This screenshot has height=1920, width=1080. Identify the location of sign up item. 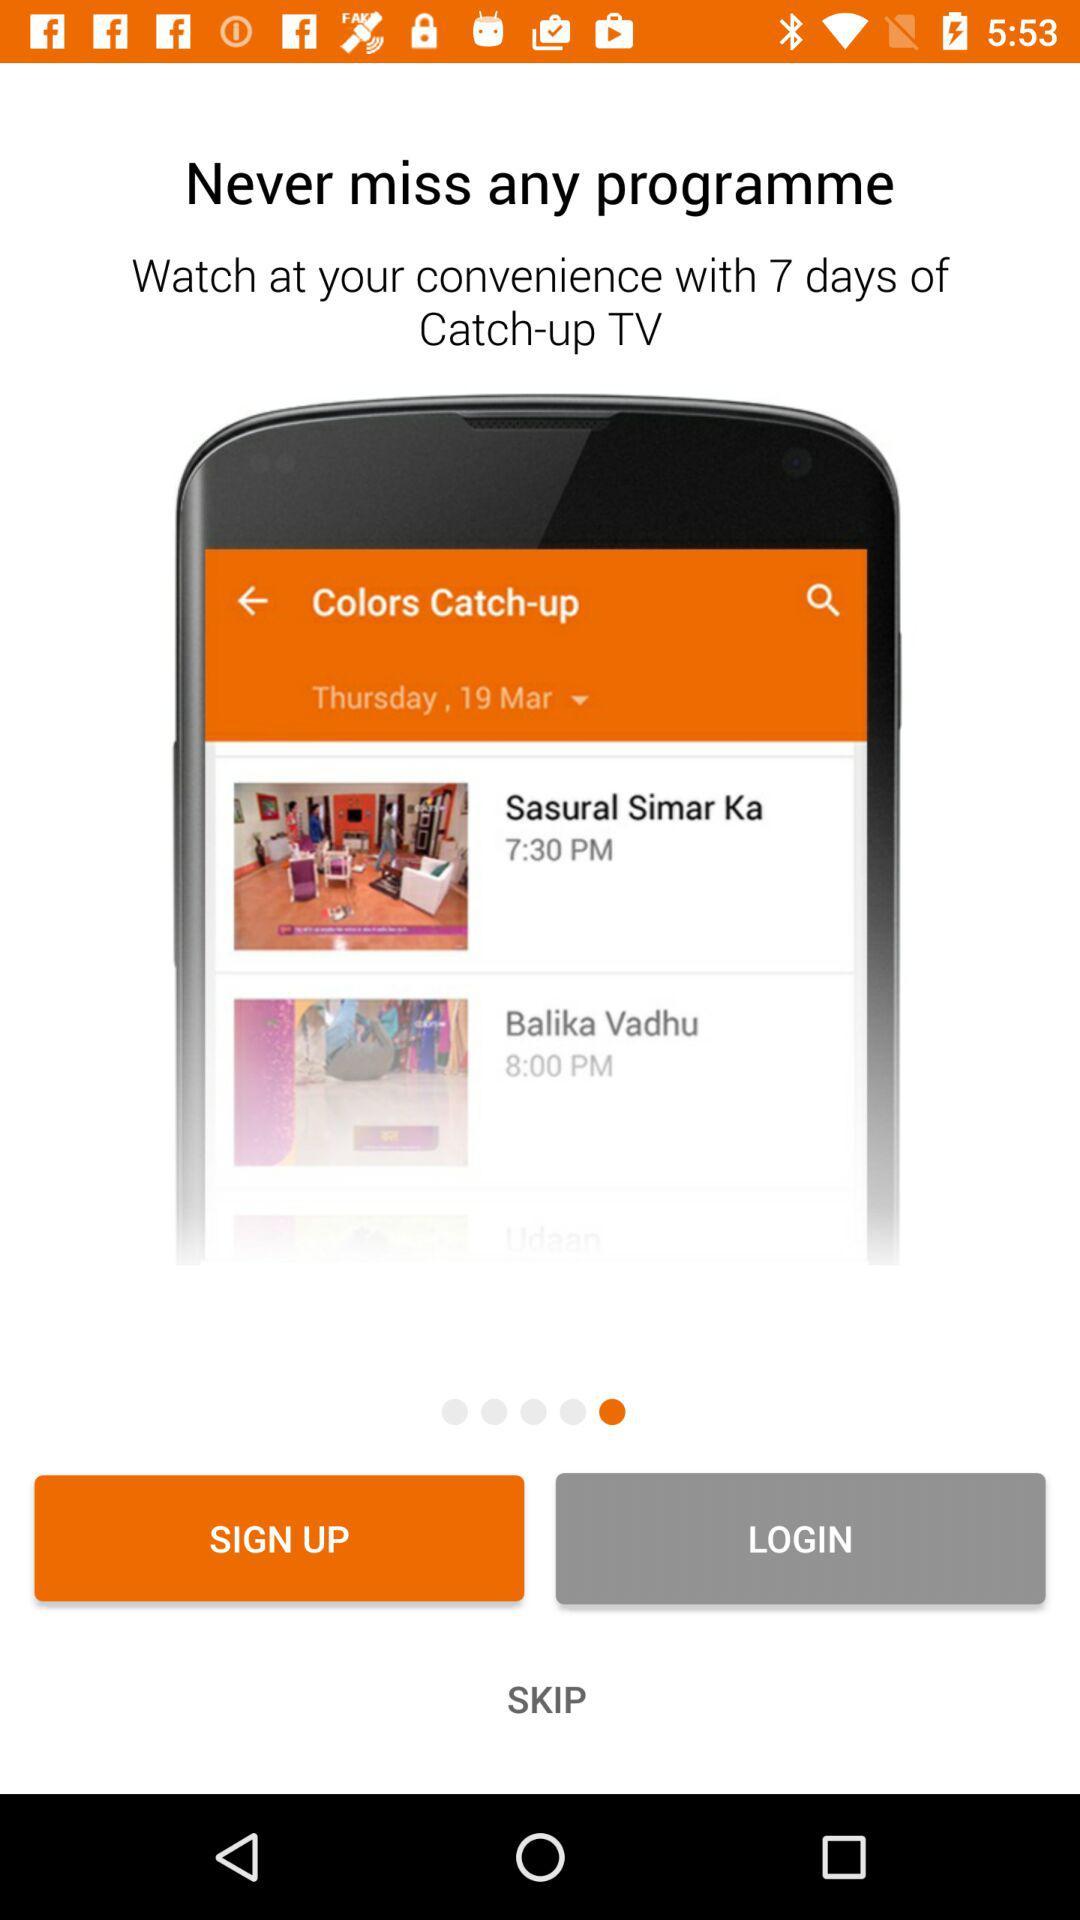
(279, 1537).